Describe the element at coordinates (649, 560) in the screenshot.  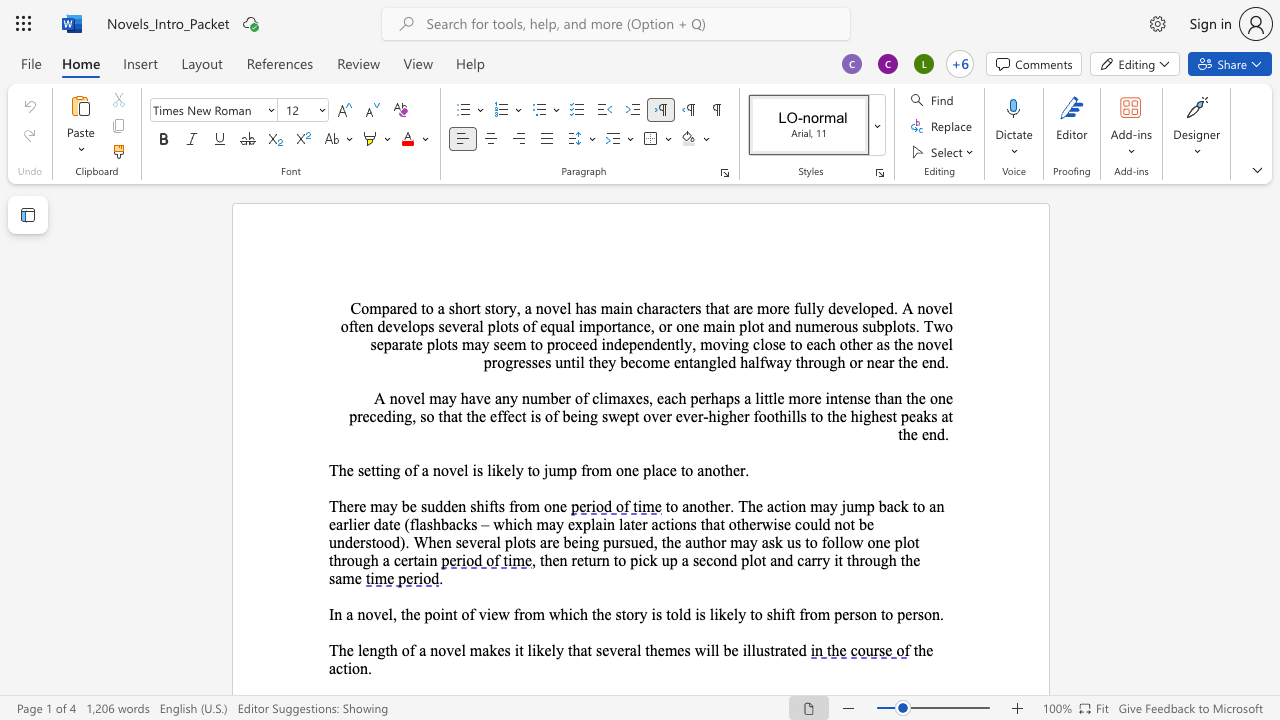
I see `the space between the continuous character "c" and "k" in the text` at that location.